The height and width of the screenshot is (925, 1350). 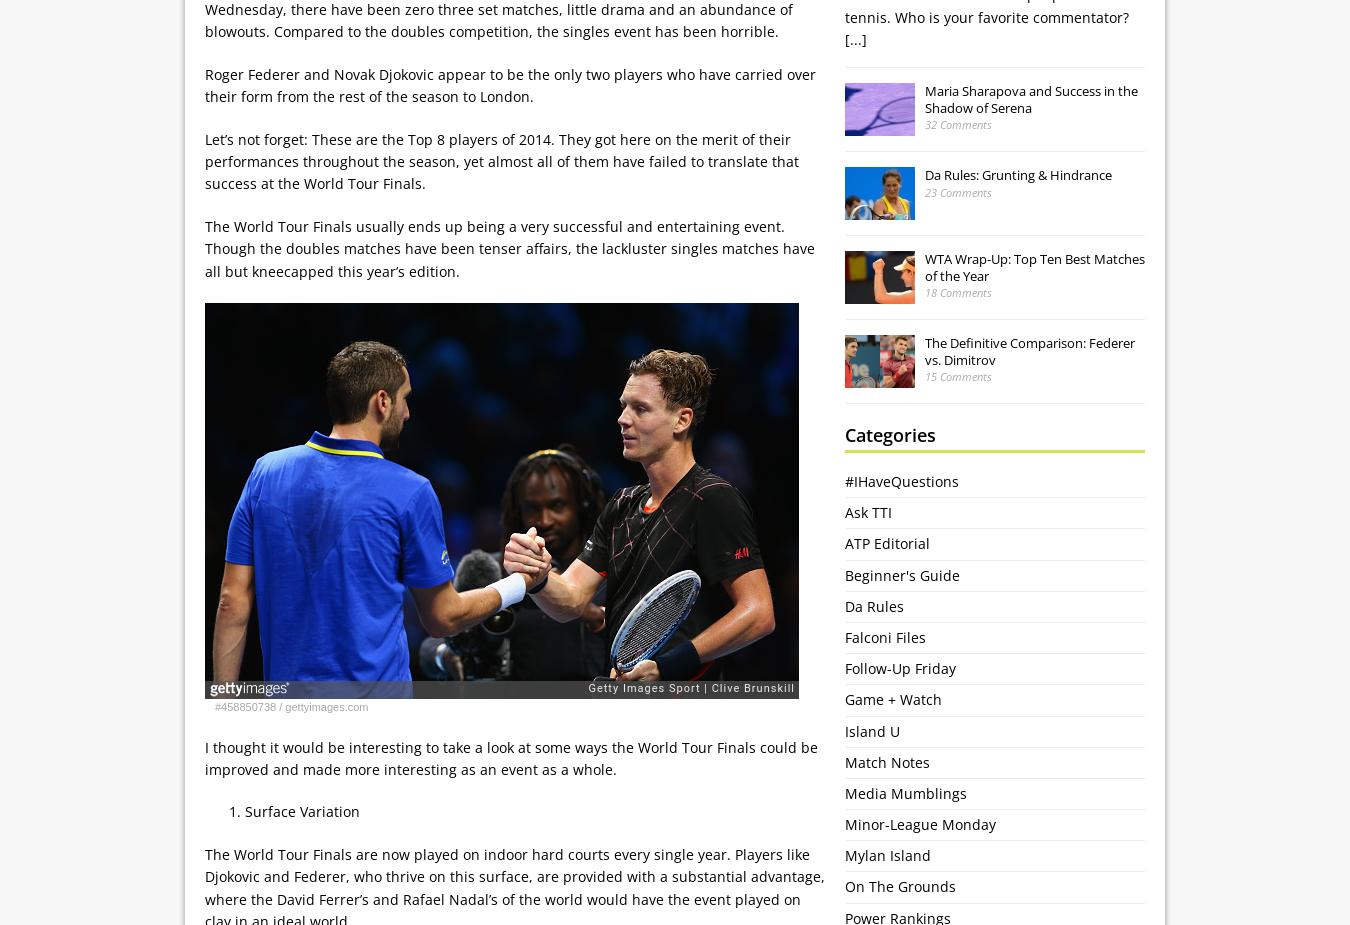 I want to click on 'Minor-League Monday', so click(x=919, y=824).